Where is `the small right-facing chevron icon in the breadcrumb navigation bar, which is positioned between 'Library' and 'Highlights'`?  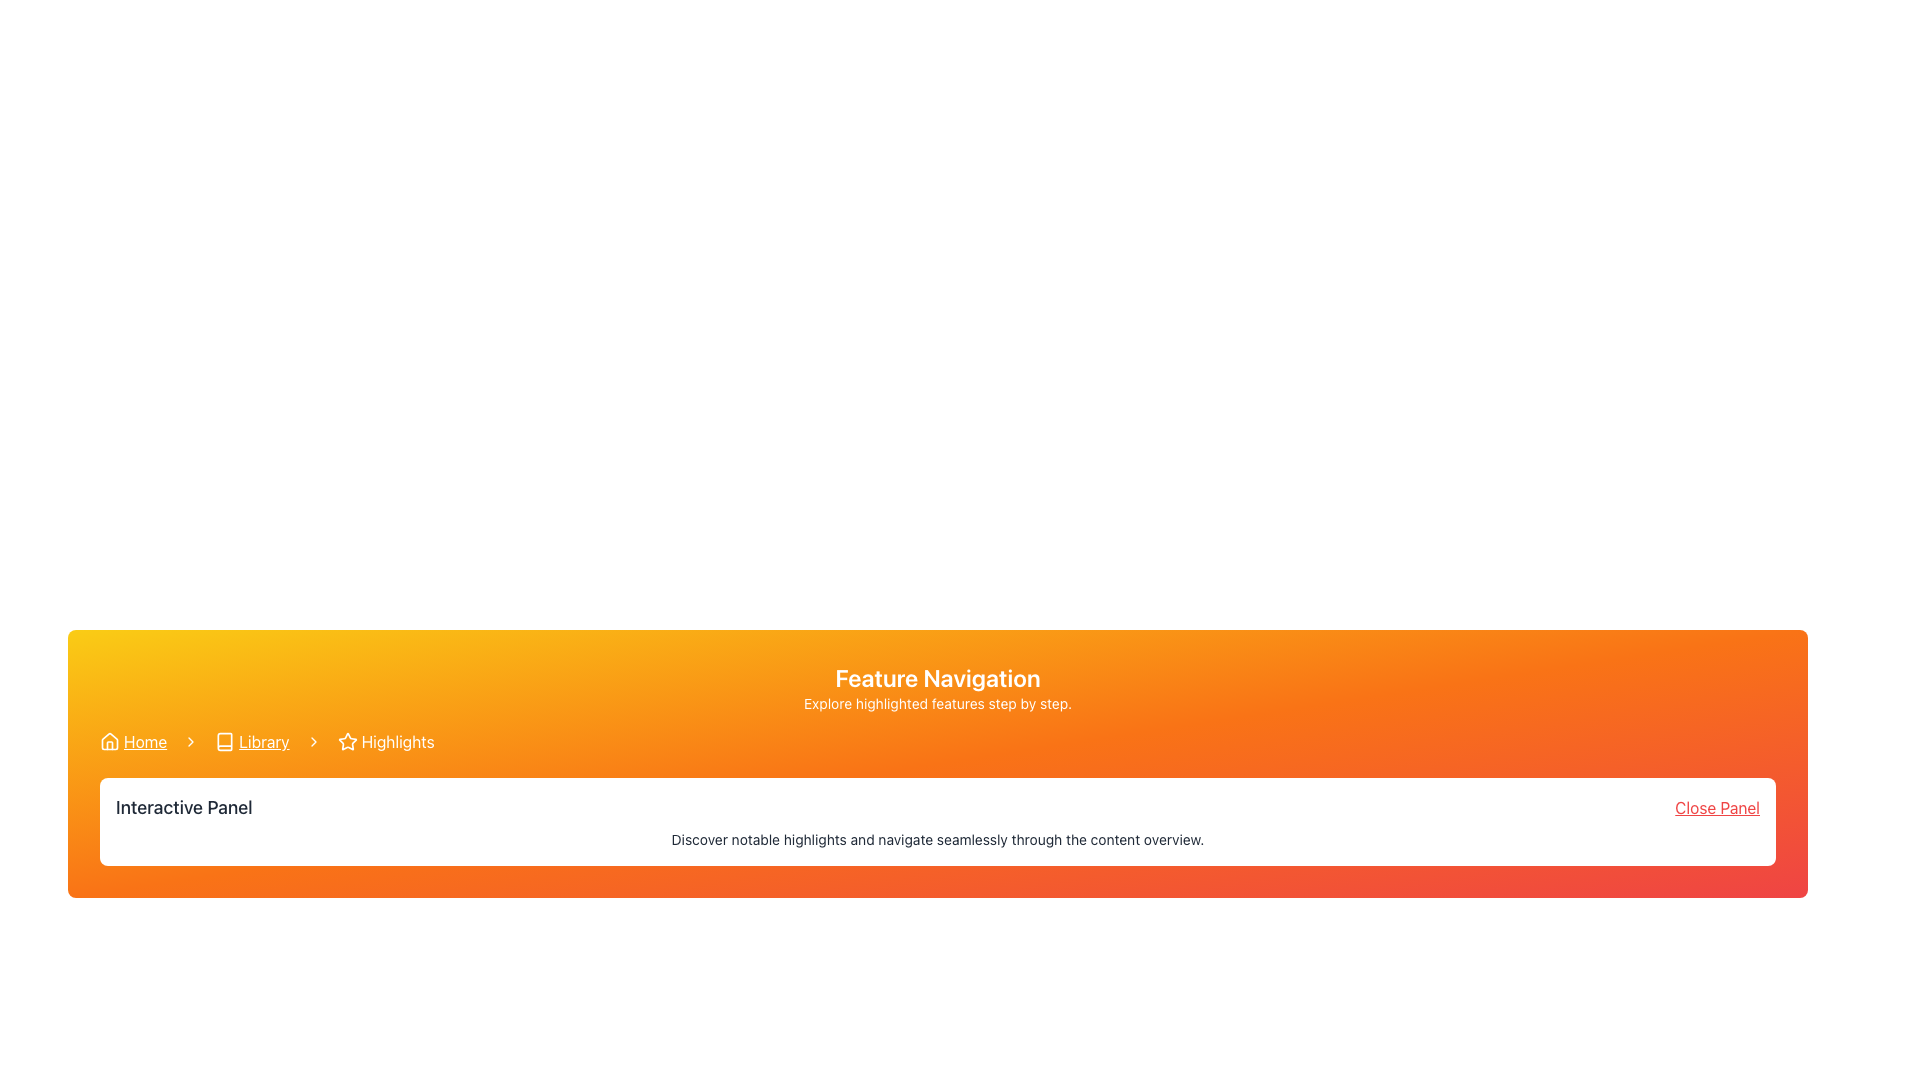
the small right-facing chevron icon in the breadcrumb navigation bar, which is positioned between 'Library' and 'Highlights' is located at coordinates (312, 741).